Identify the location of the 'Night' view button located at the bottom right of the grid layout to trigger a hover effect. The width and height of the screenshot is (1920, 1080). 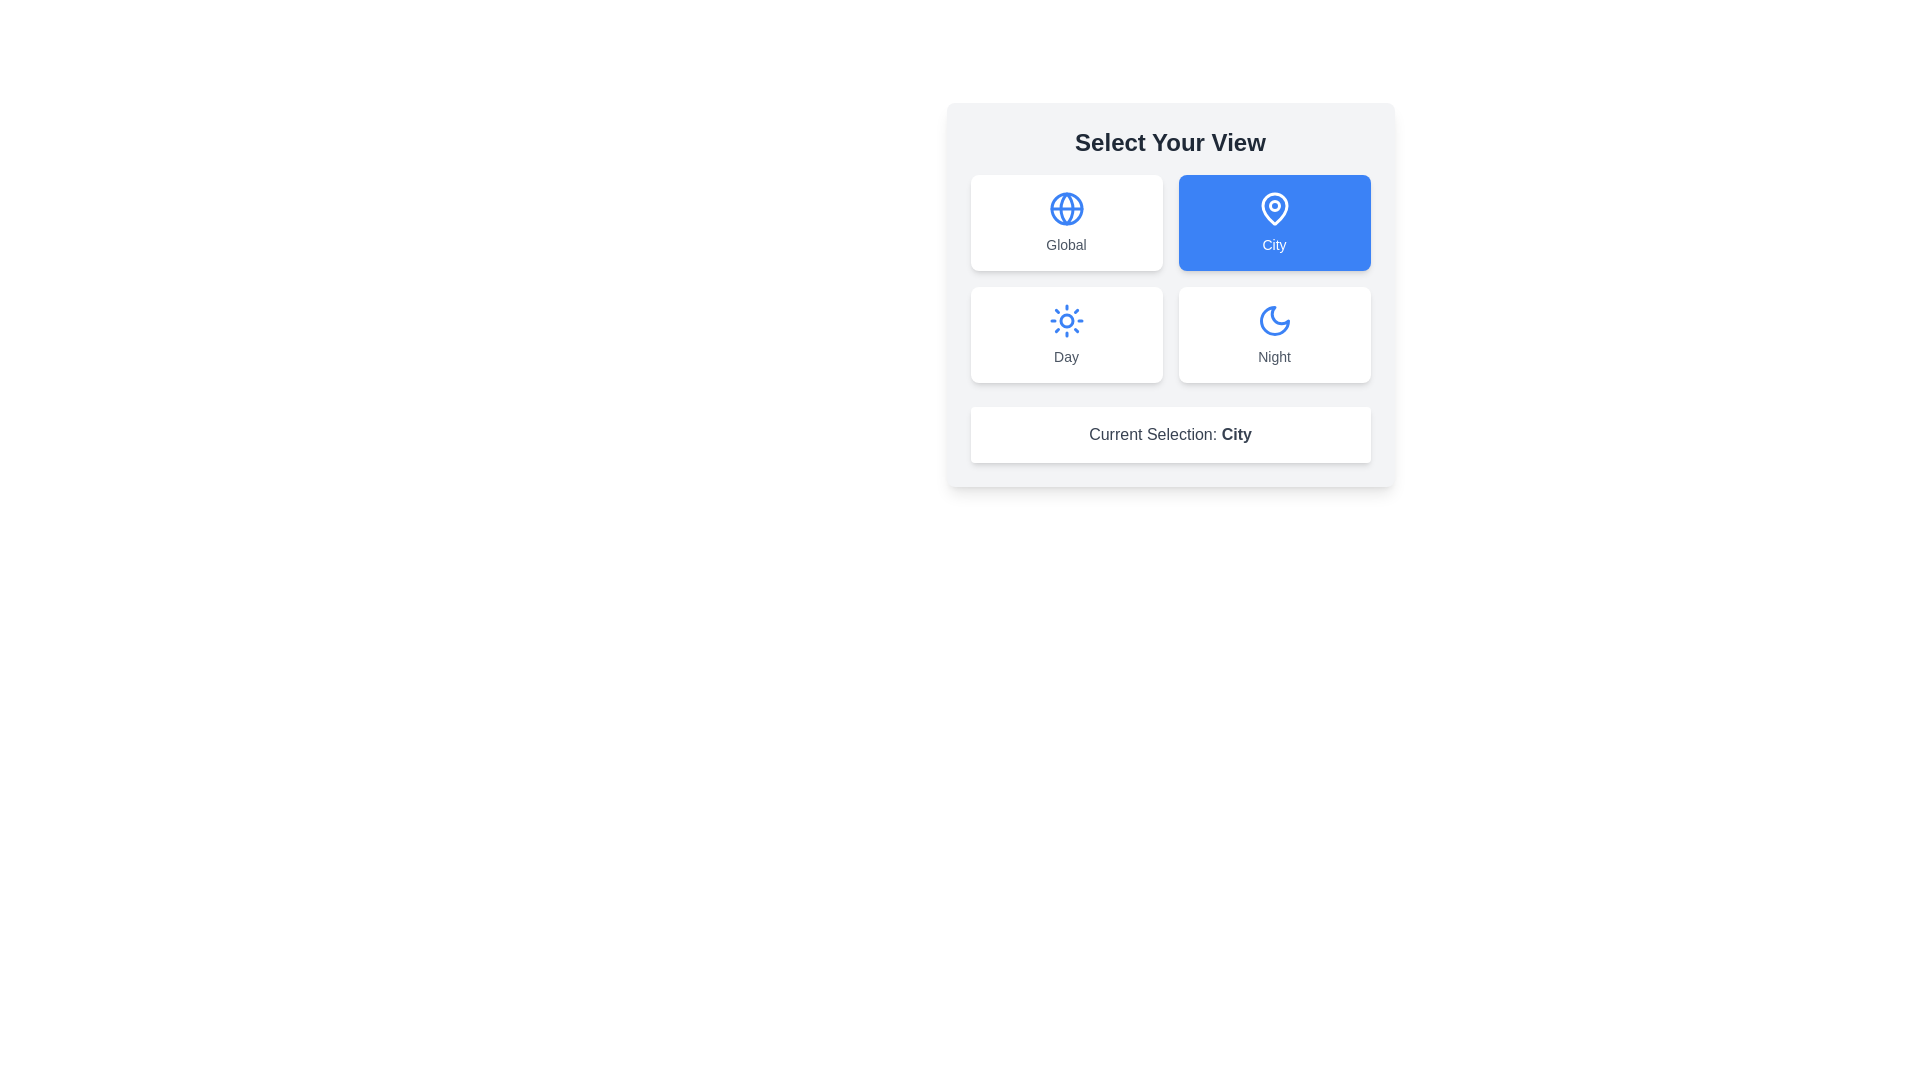
(1273, 334).